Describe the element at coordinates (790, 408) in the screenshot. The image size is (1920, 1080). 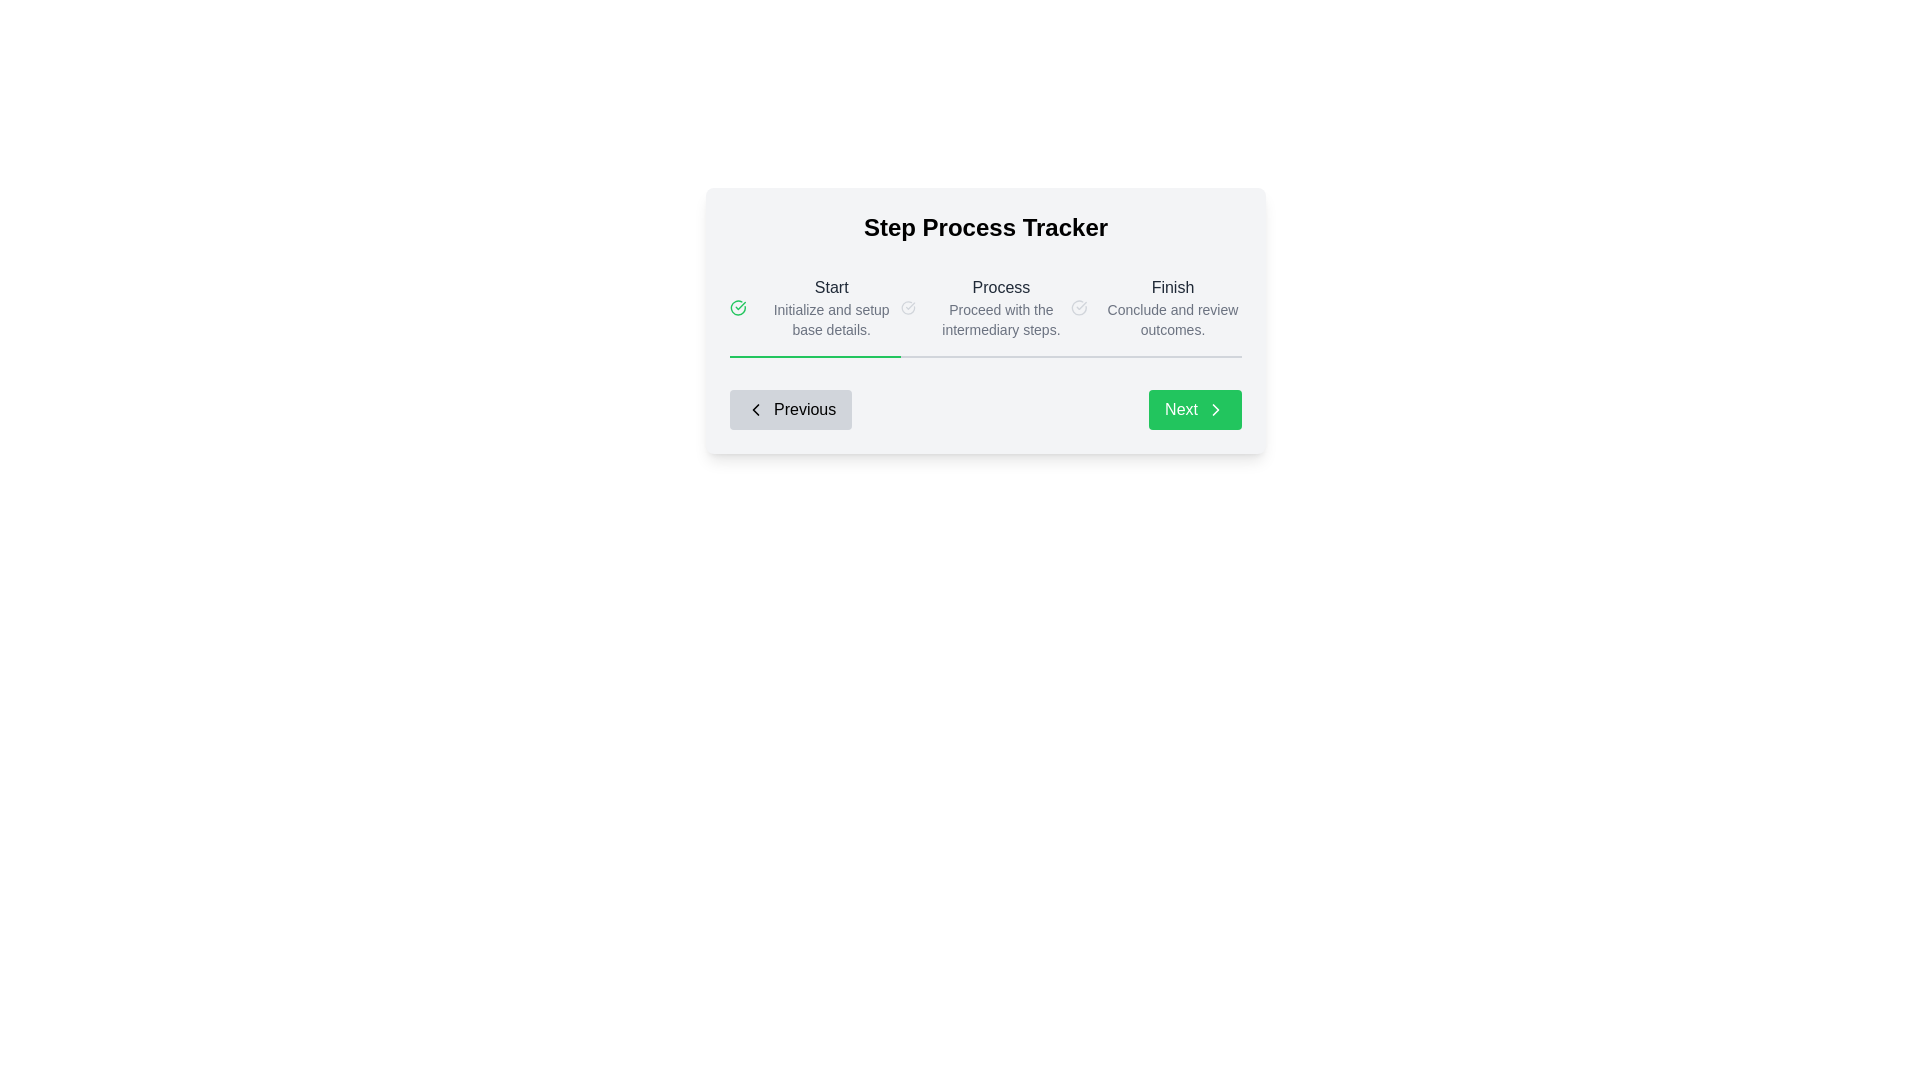
I see `the leftmost navigation button` at that location.